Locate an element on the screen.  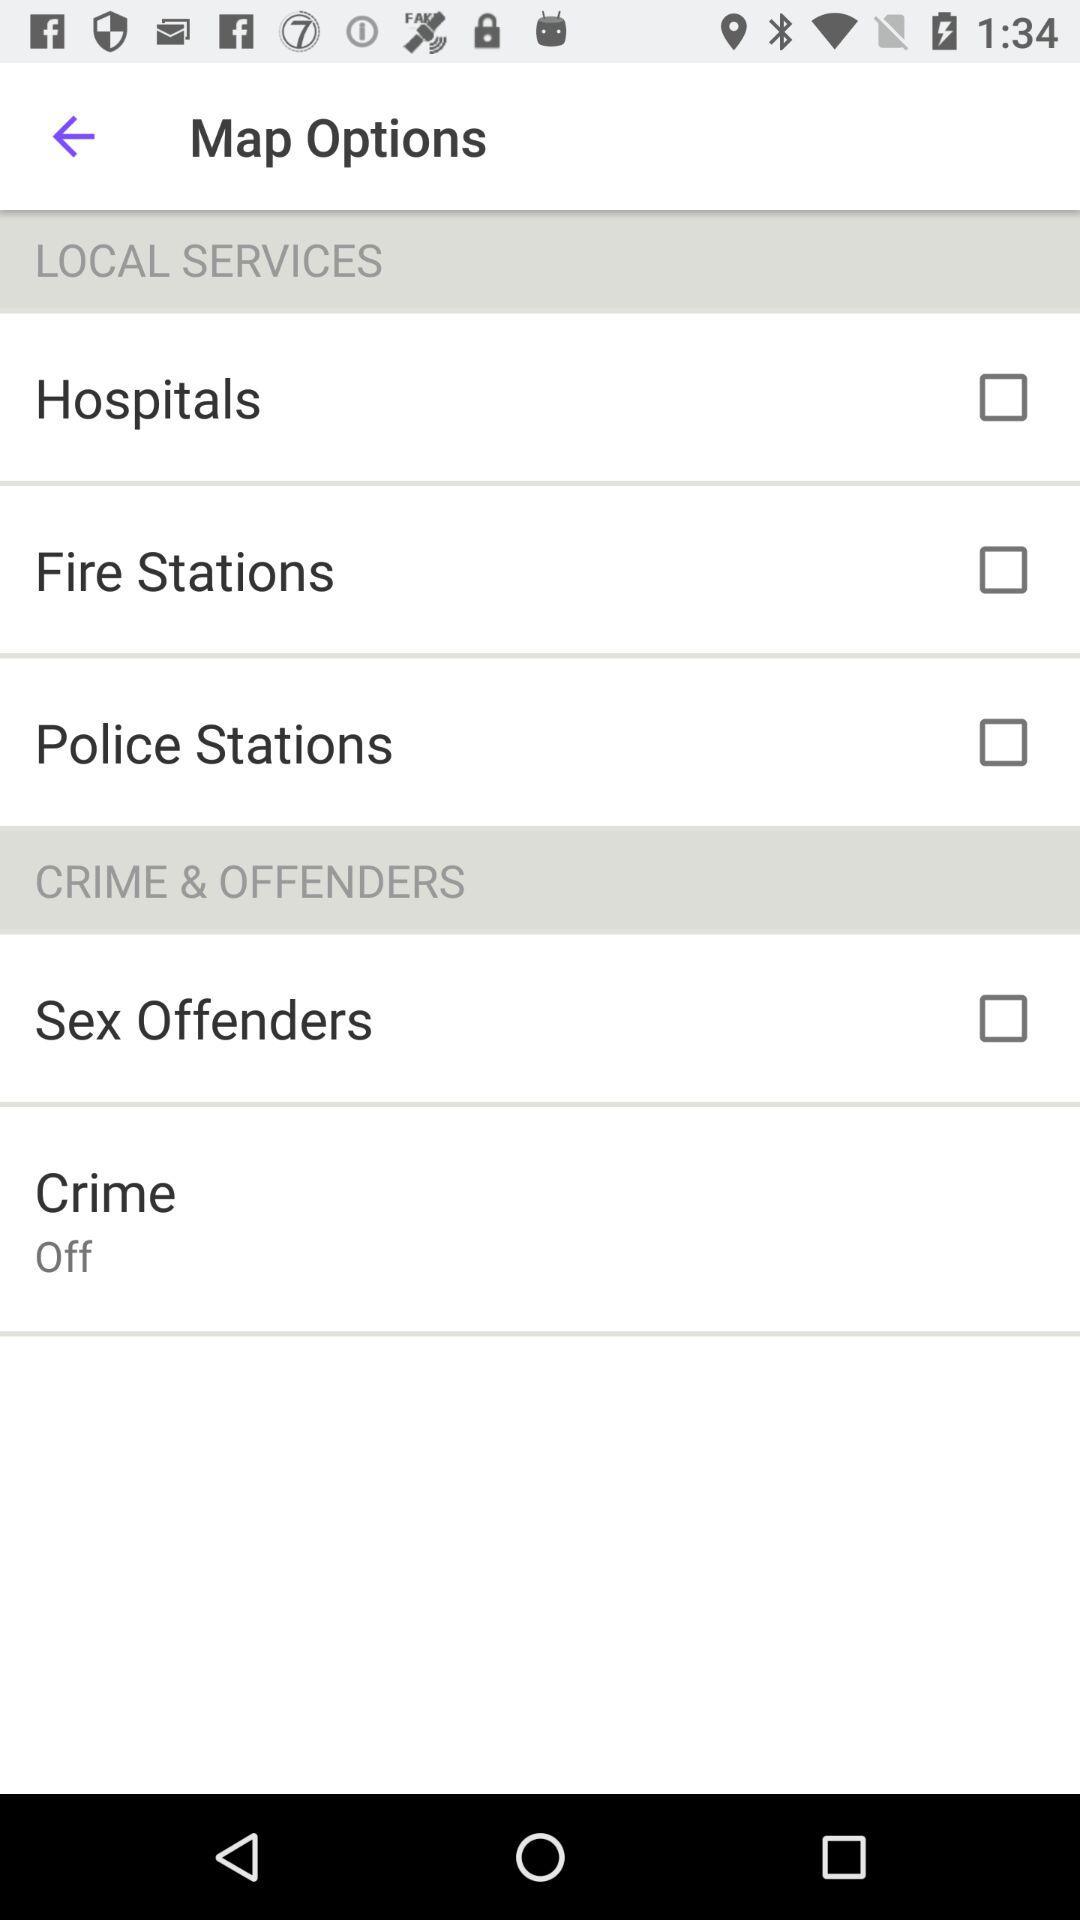
crime & offenders item is located at coordinates (540, 880).